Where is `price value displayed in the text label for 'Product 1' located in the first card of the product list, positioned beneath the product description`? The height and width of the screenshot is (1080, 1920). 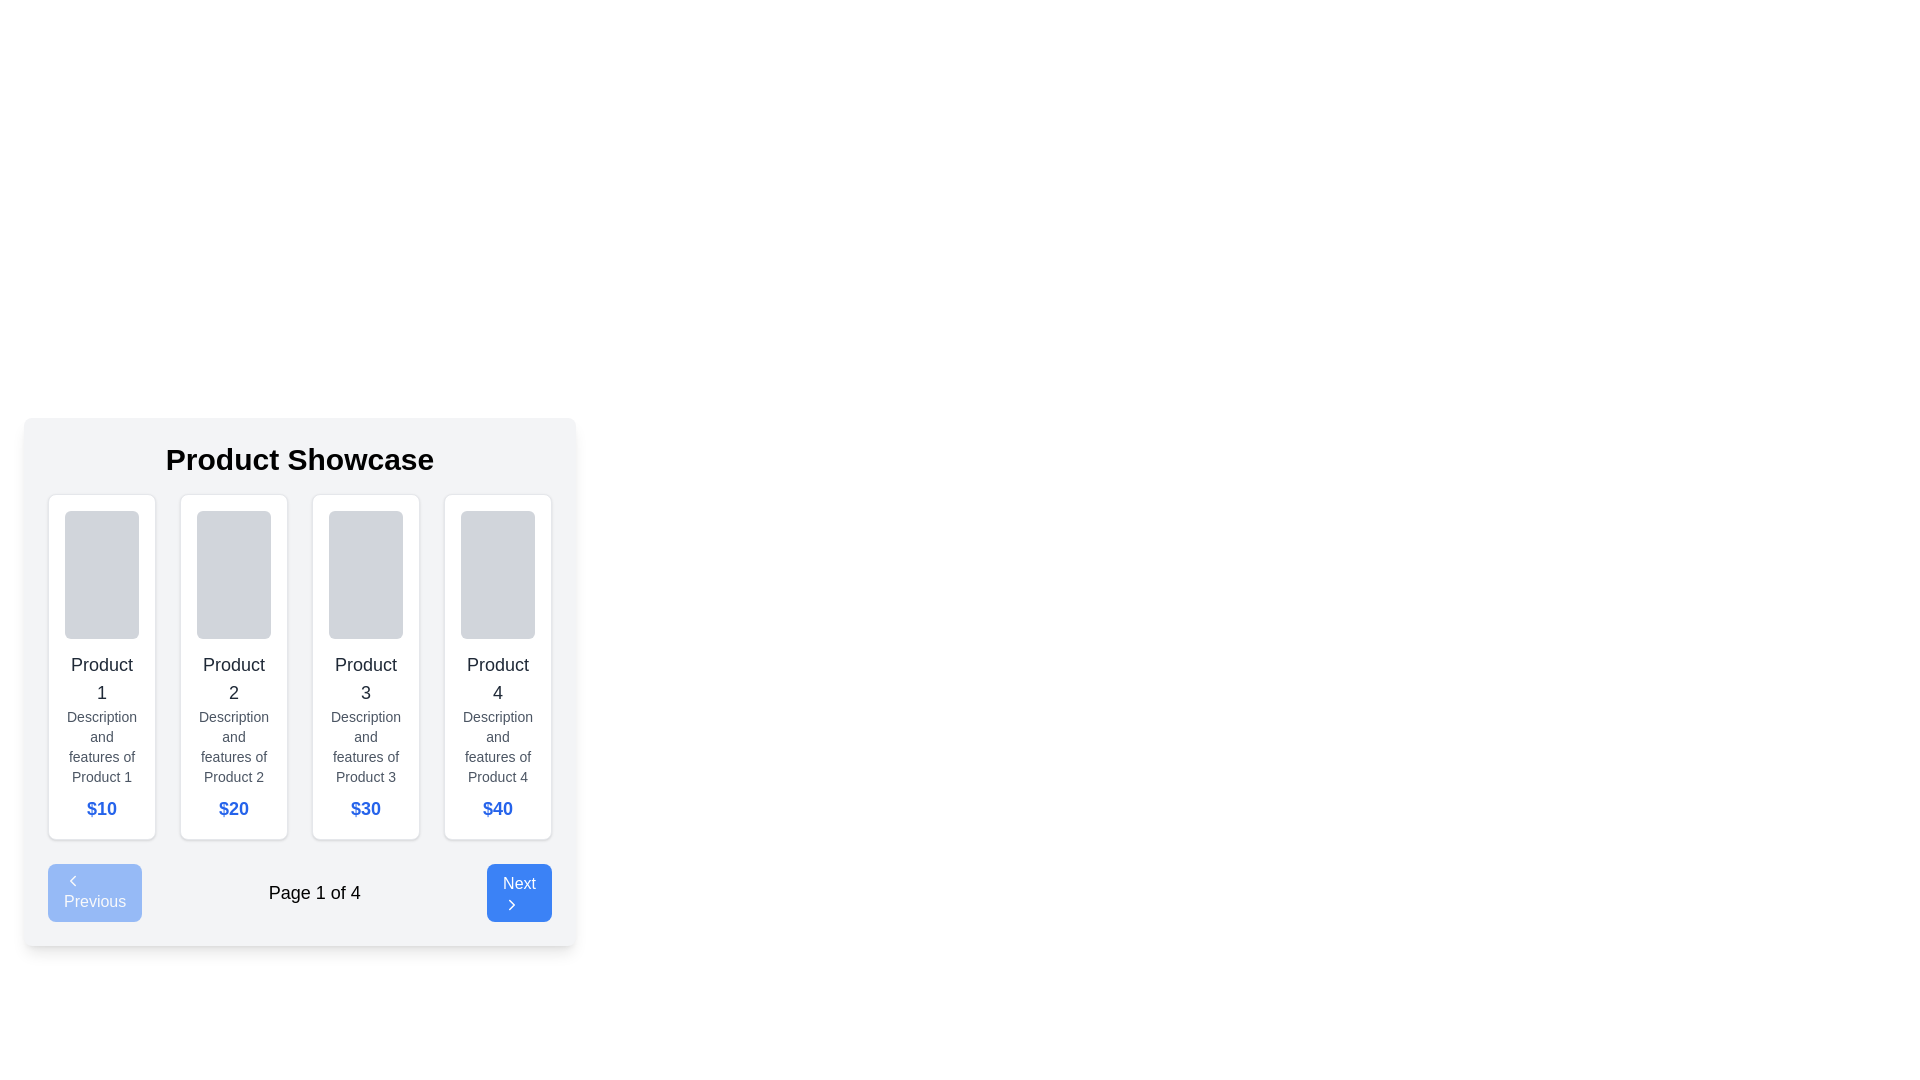
price value displayed in the text label for 'Product 1' located in the first card of the product list, positioned beneath the product description is located at coordinates (100, 808).